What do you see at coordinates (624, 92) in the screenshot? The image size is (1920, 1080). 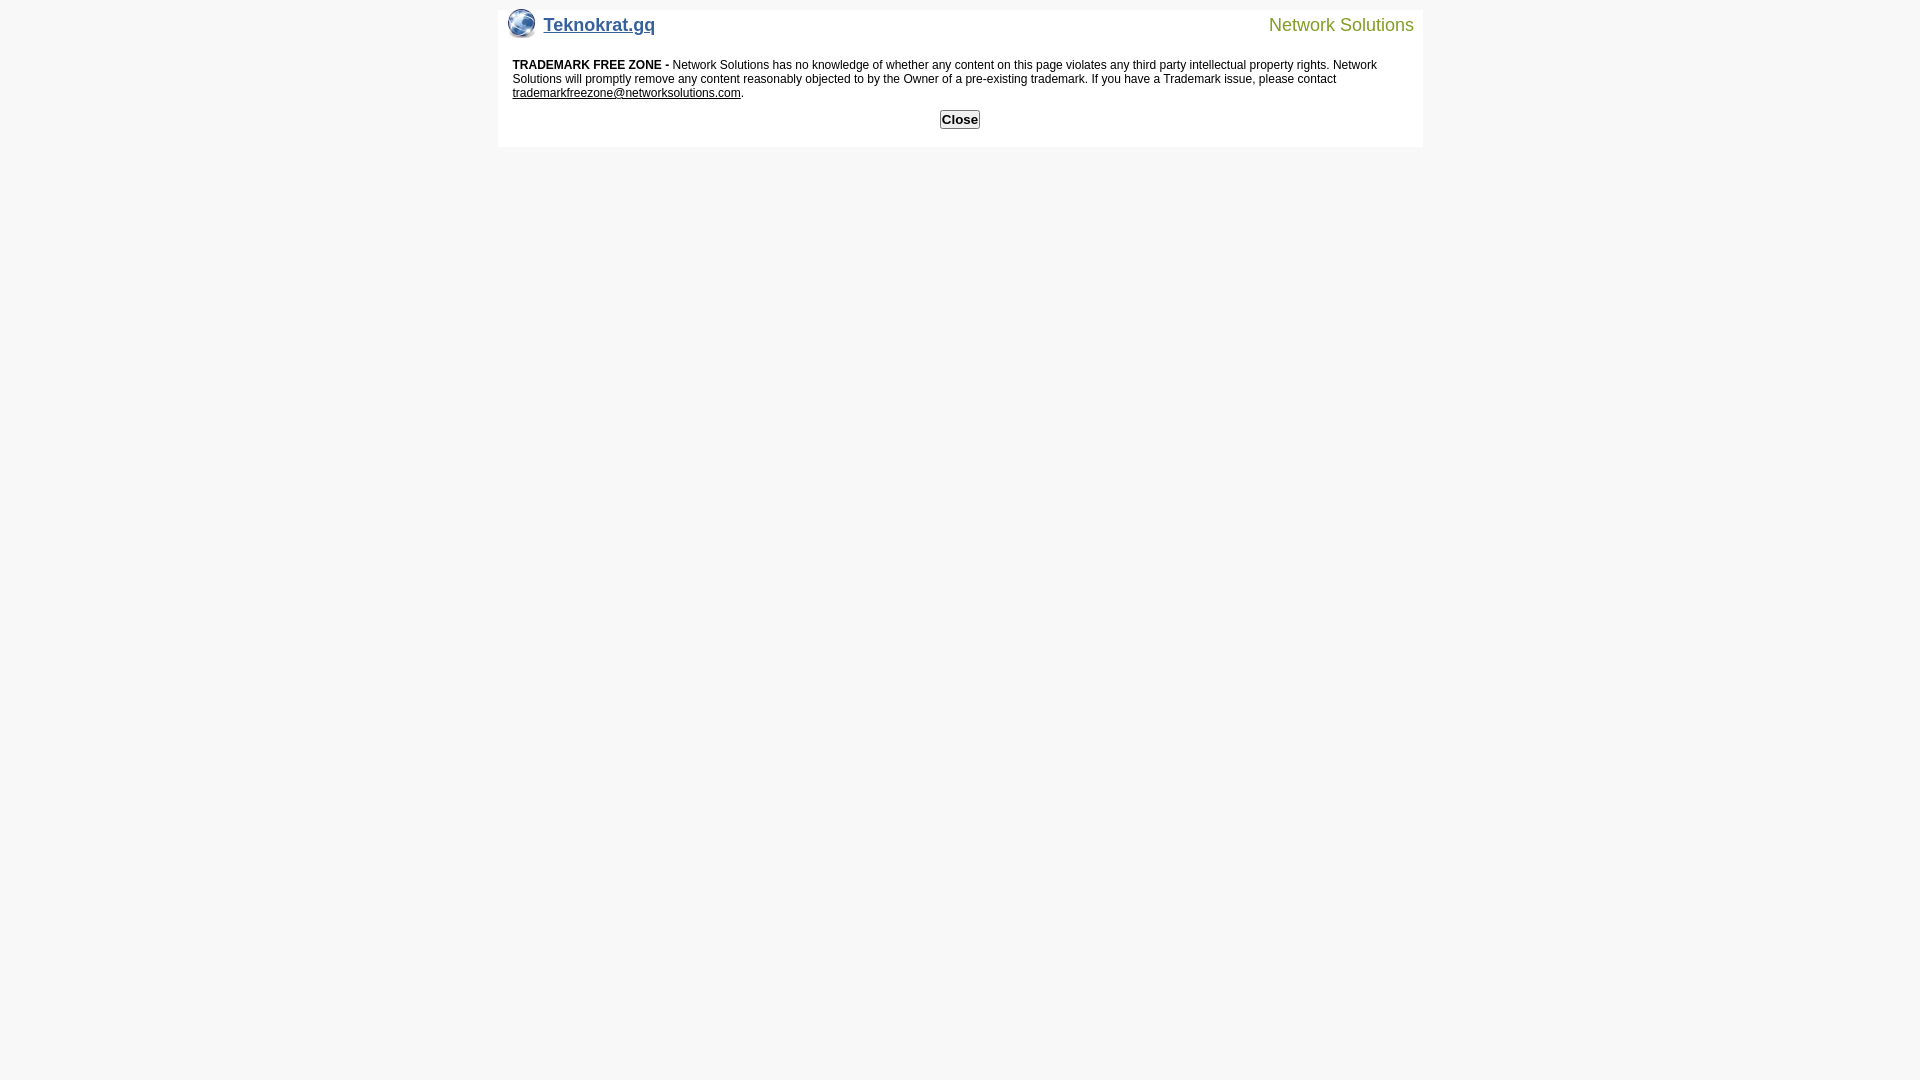 I see `'trademarkfreezone@networksolutions.com'` at bounding box center [624, 92].